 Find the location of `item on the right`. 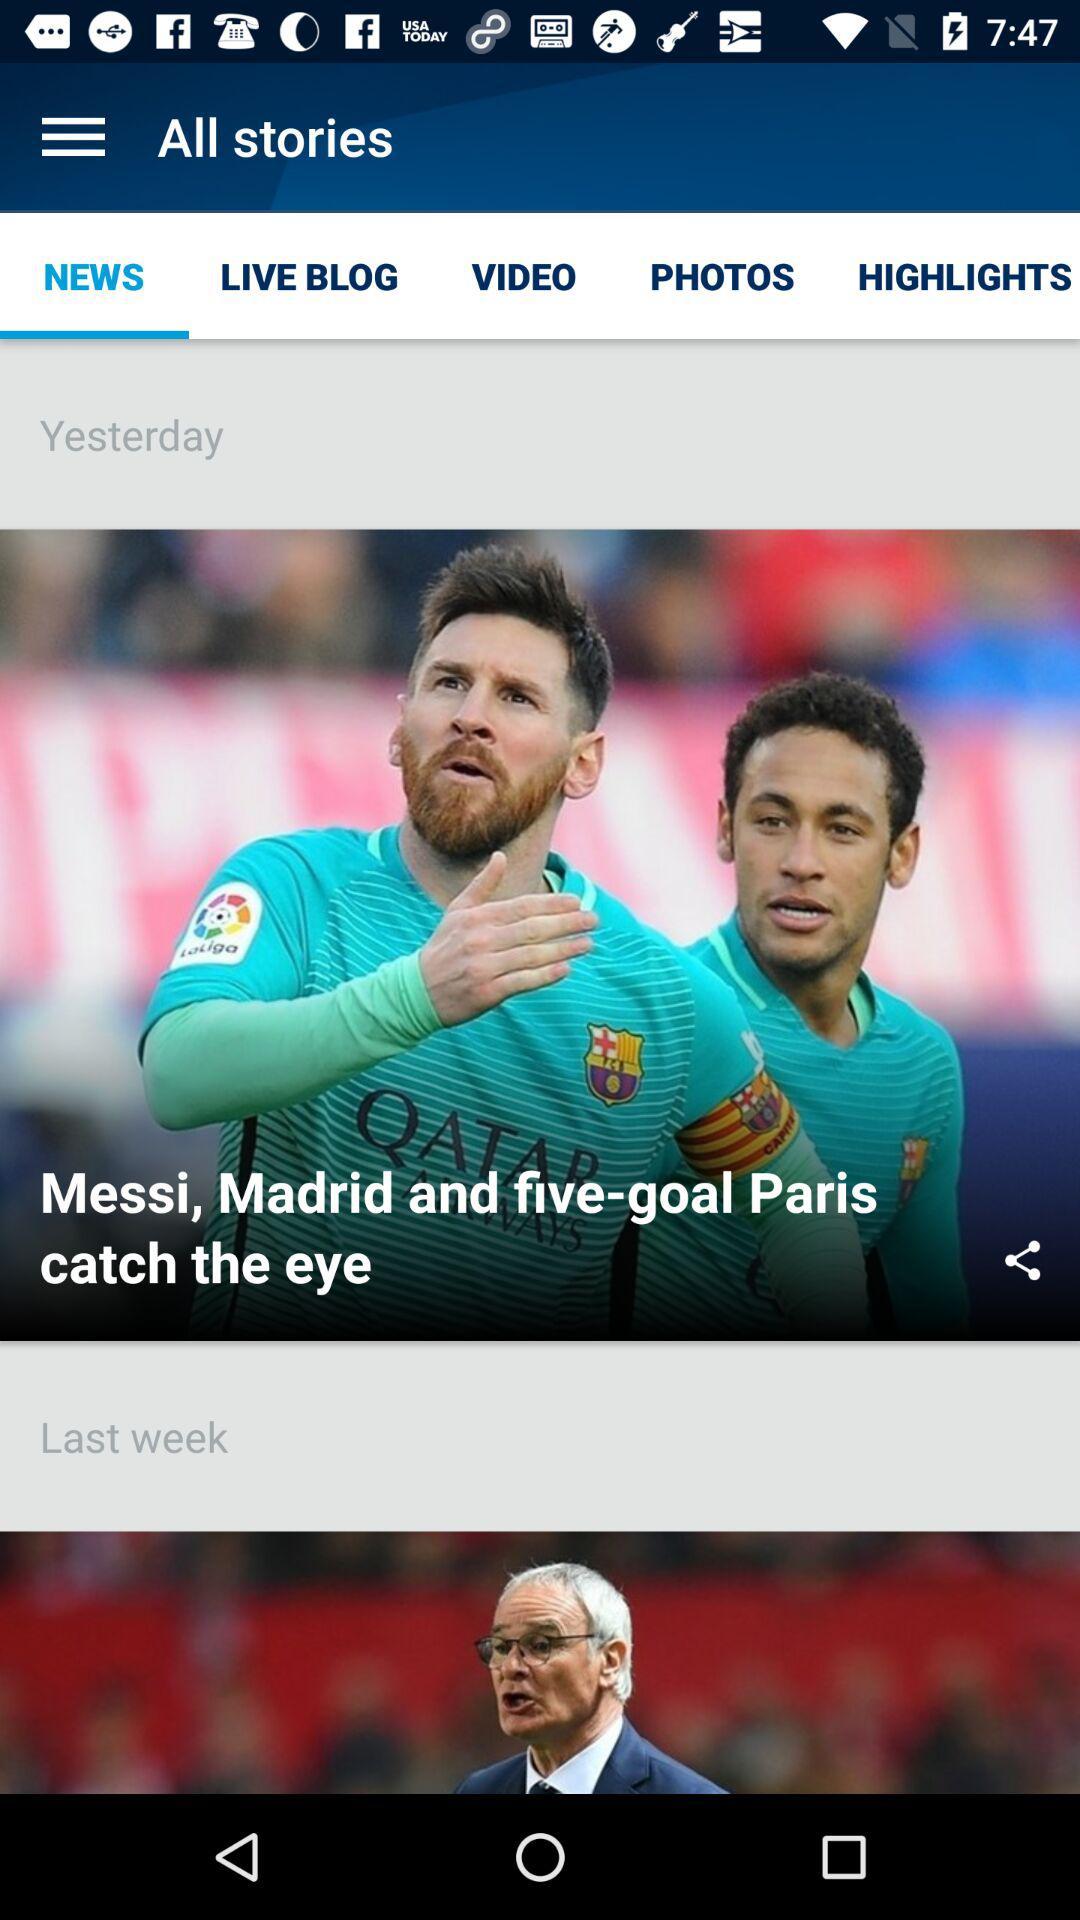

item on the right is located at coordinates (1022, 1259).